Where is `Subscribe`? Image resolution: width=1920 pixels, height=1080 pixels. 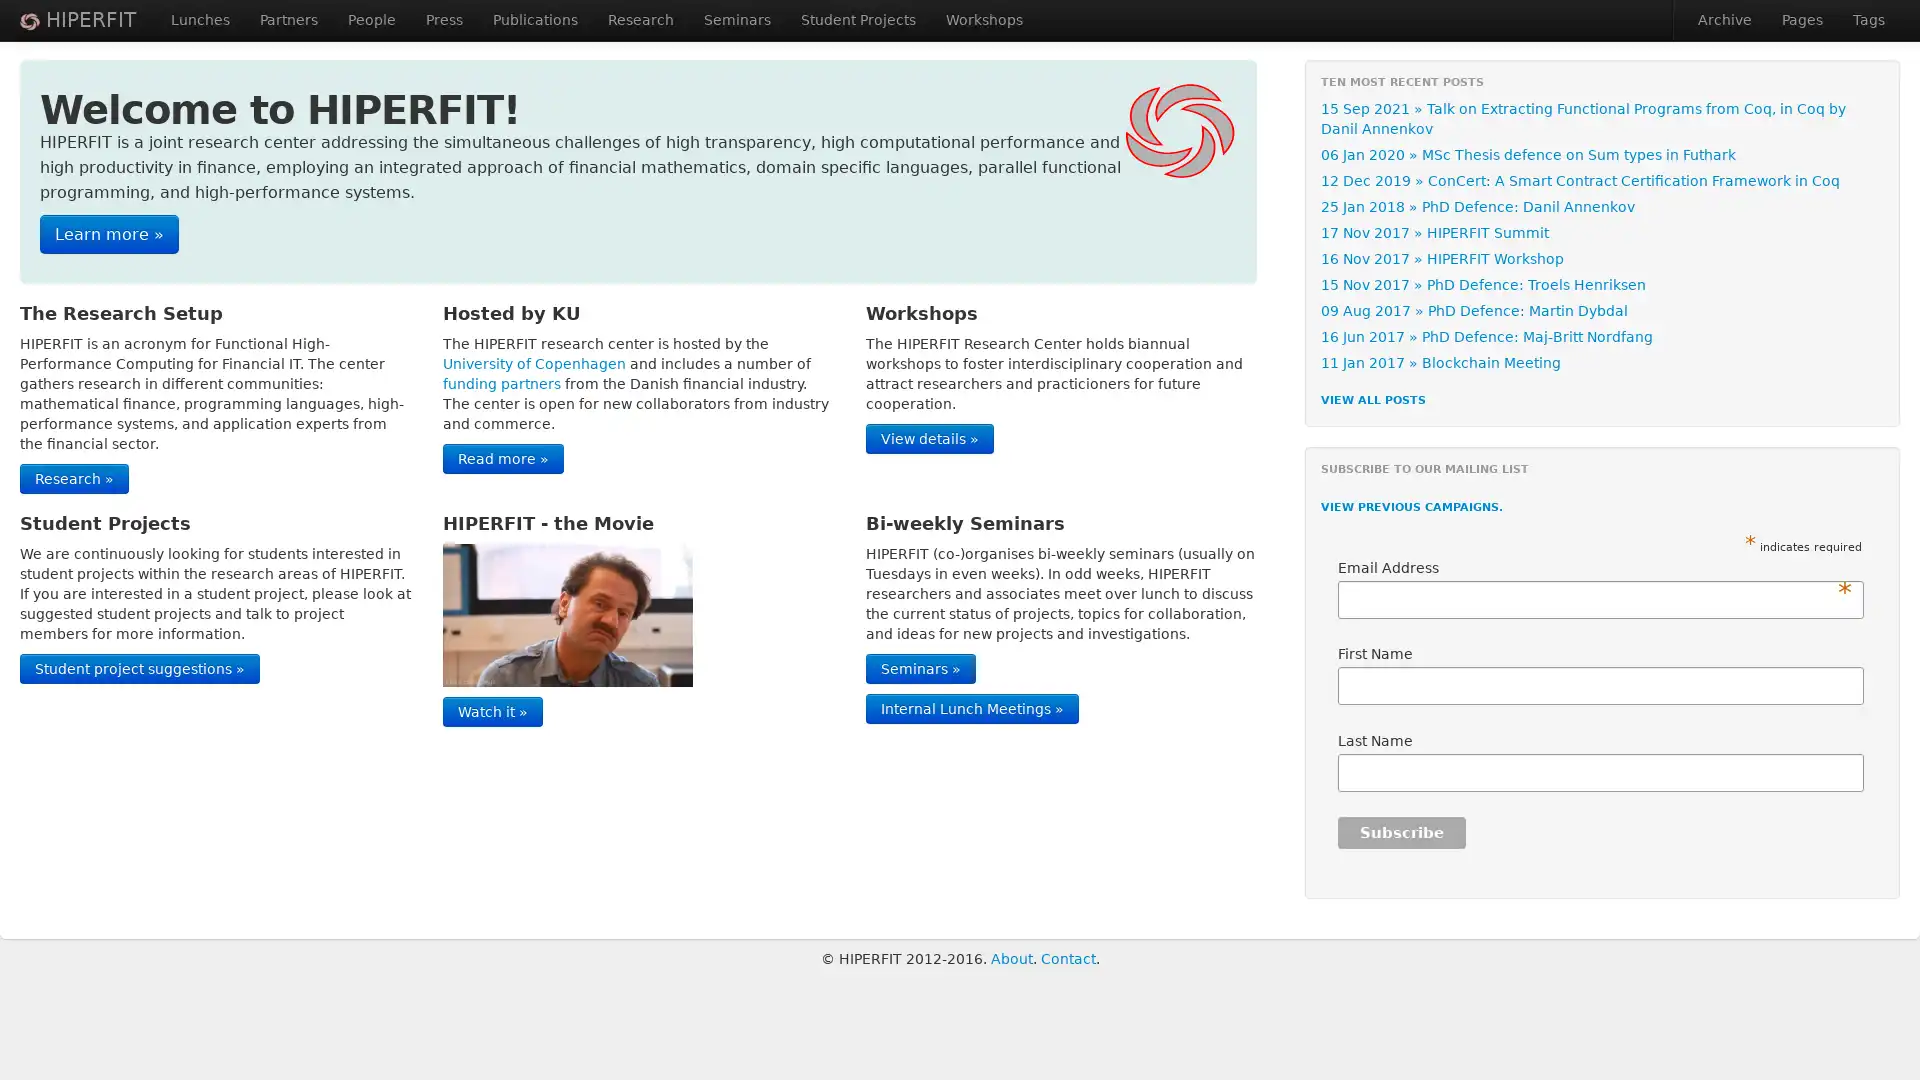
Subscribe is located at coordinates (1400, 833).